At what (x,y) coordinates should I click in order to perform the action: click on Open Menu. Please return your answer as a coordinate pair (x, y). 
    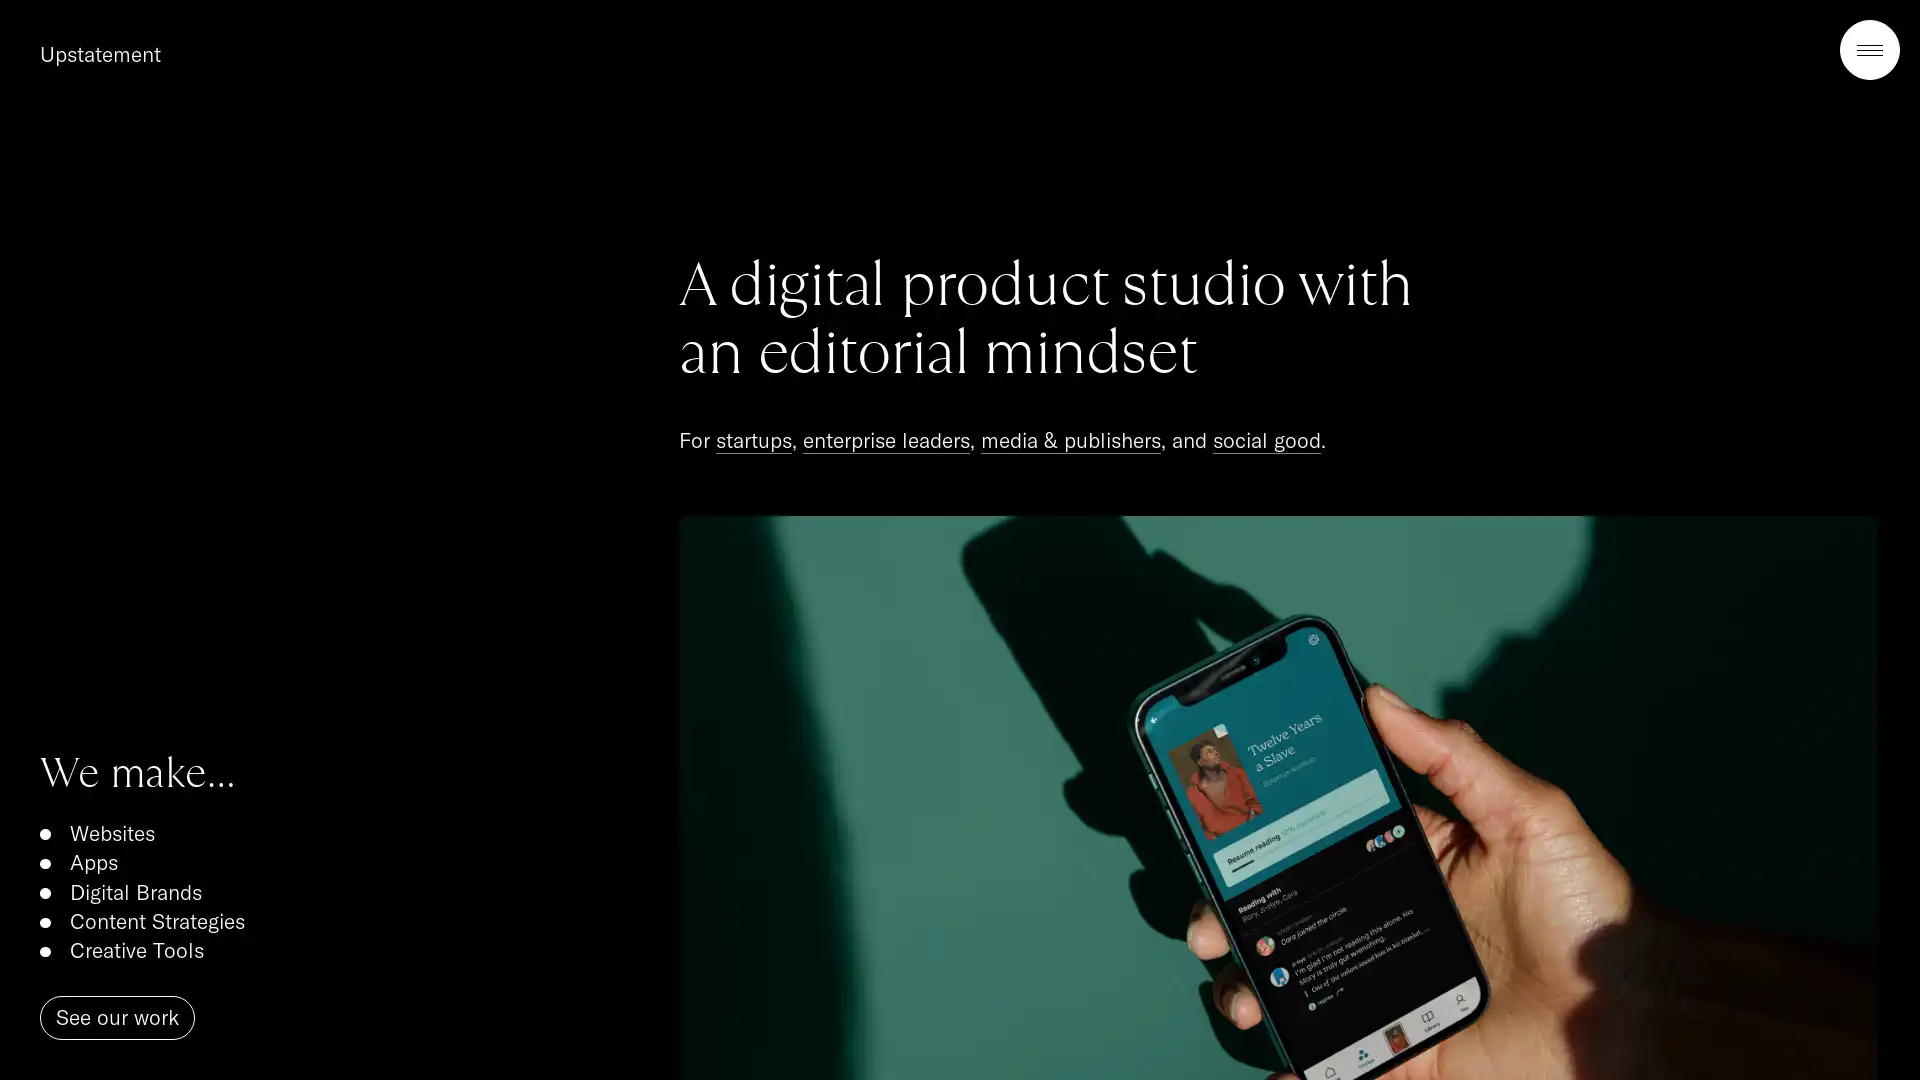
    Looking at the image, I should click on (1869, 49).